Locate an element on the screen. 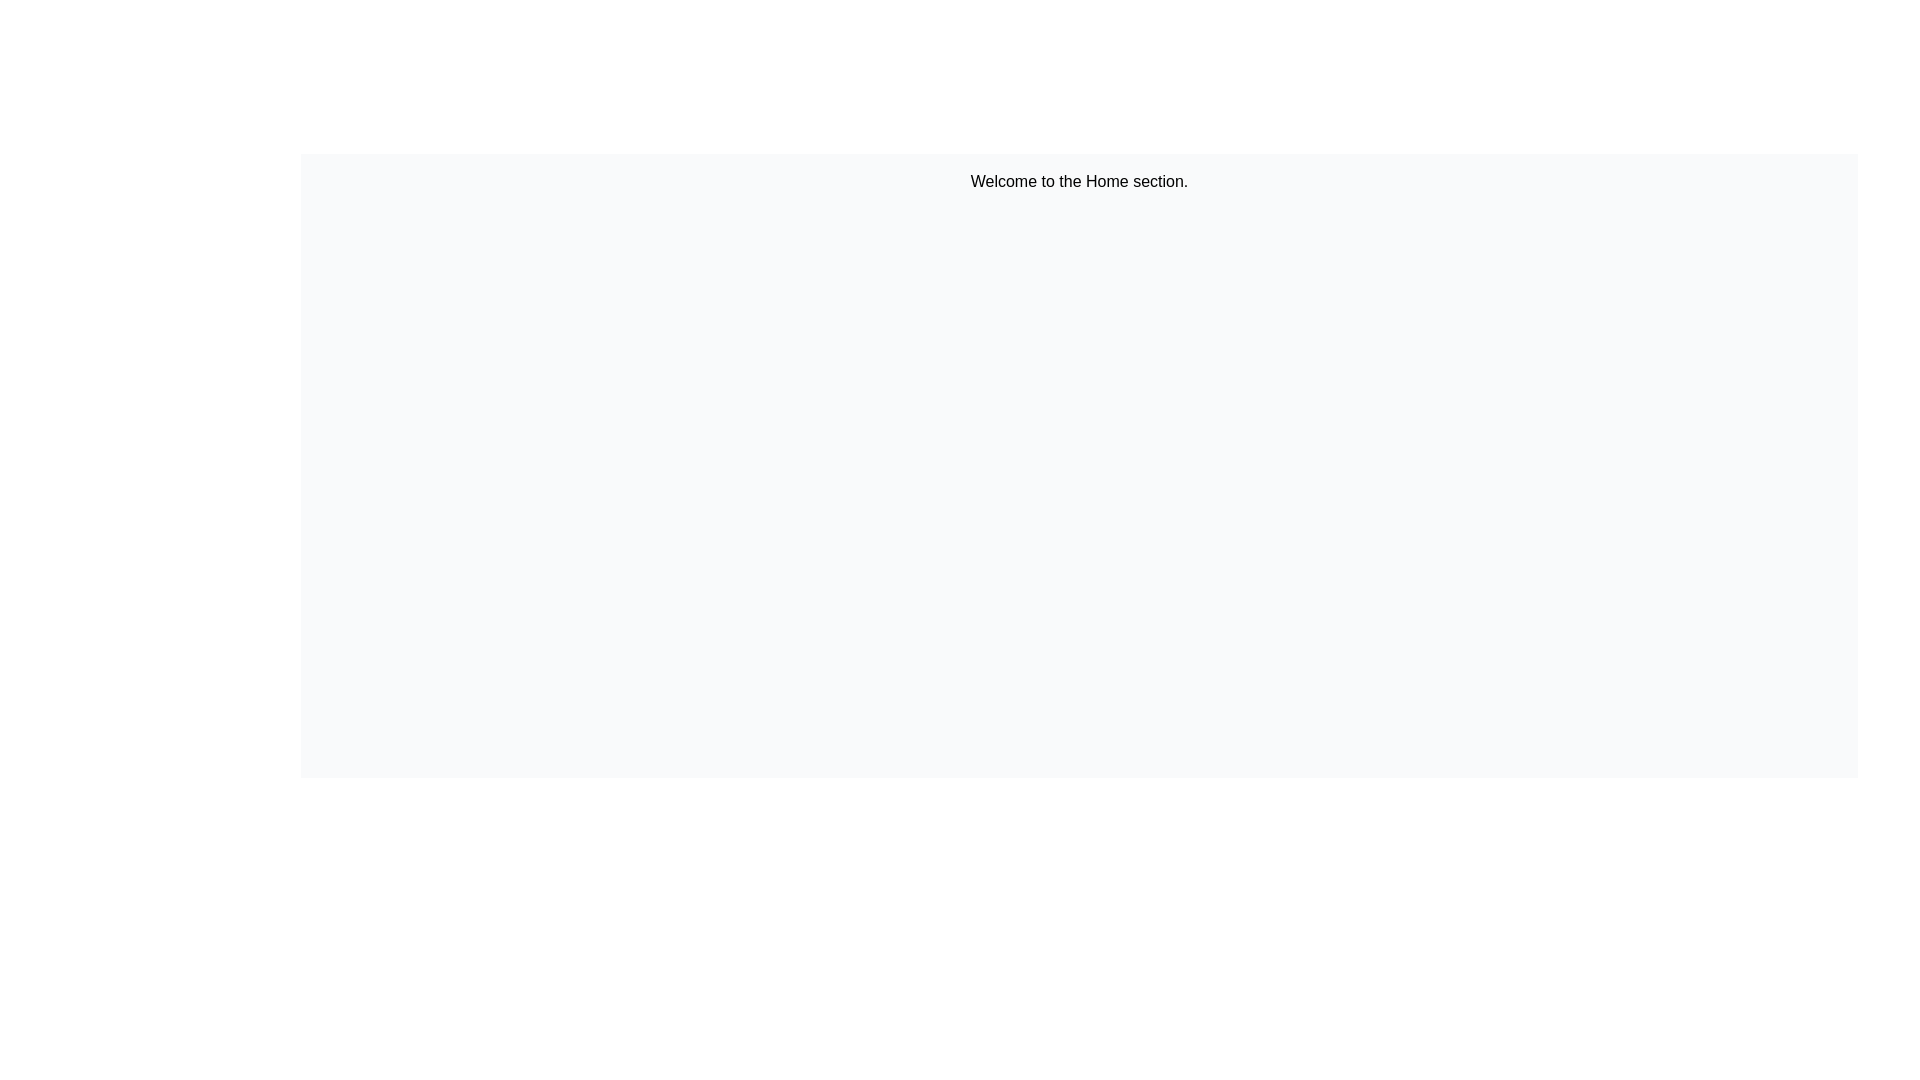  the static text element displaying 'Welcome to the Home section.' which is positioned at the top of the interface is located at coordinates (1078, 181).